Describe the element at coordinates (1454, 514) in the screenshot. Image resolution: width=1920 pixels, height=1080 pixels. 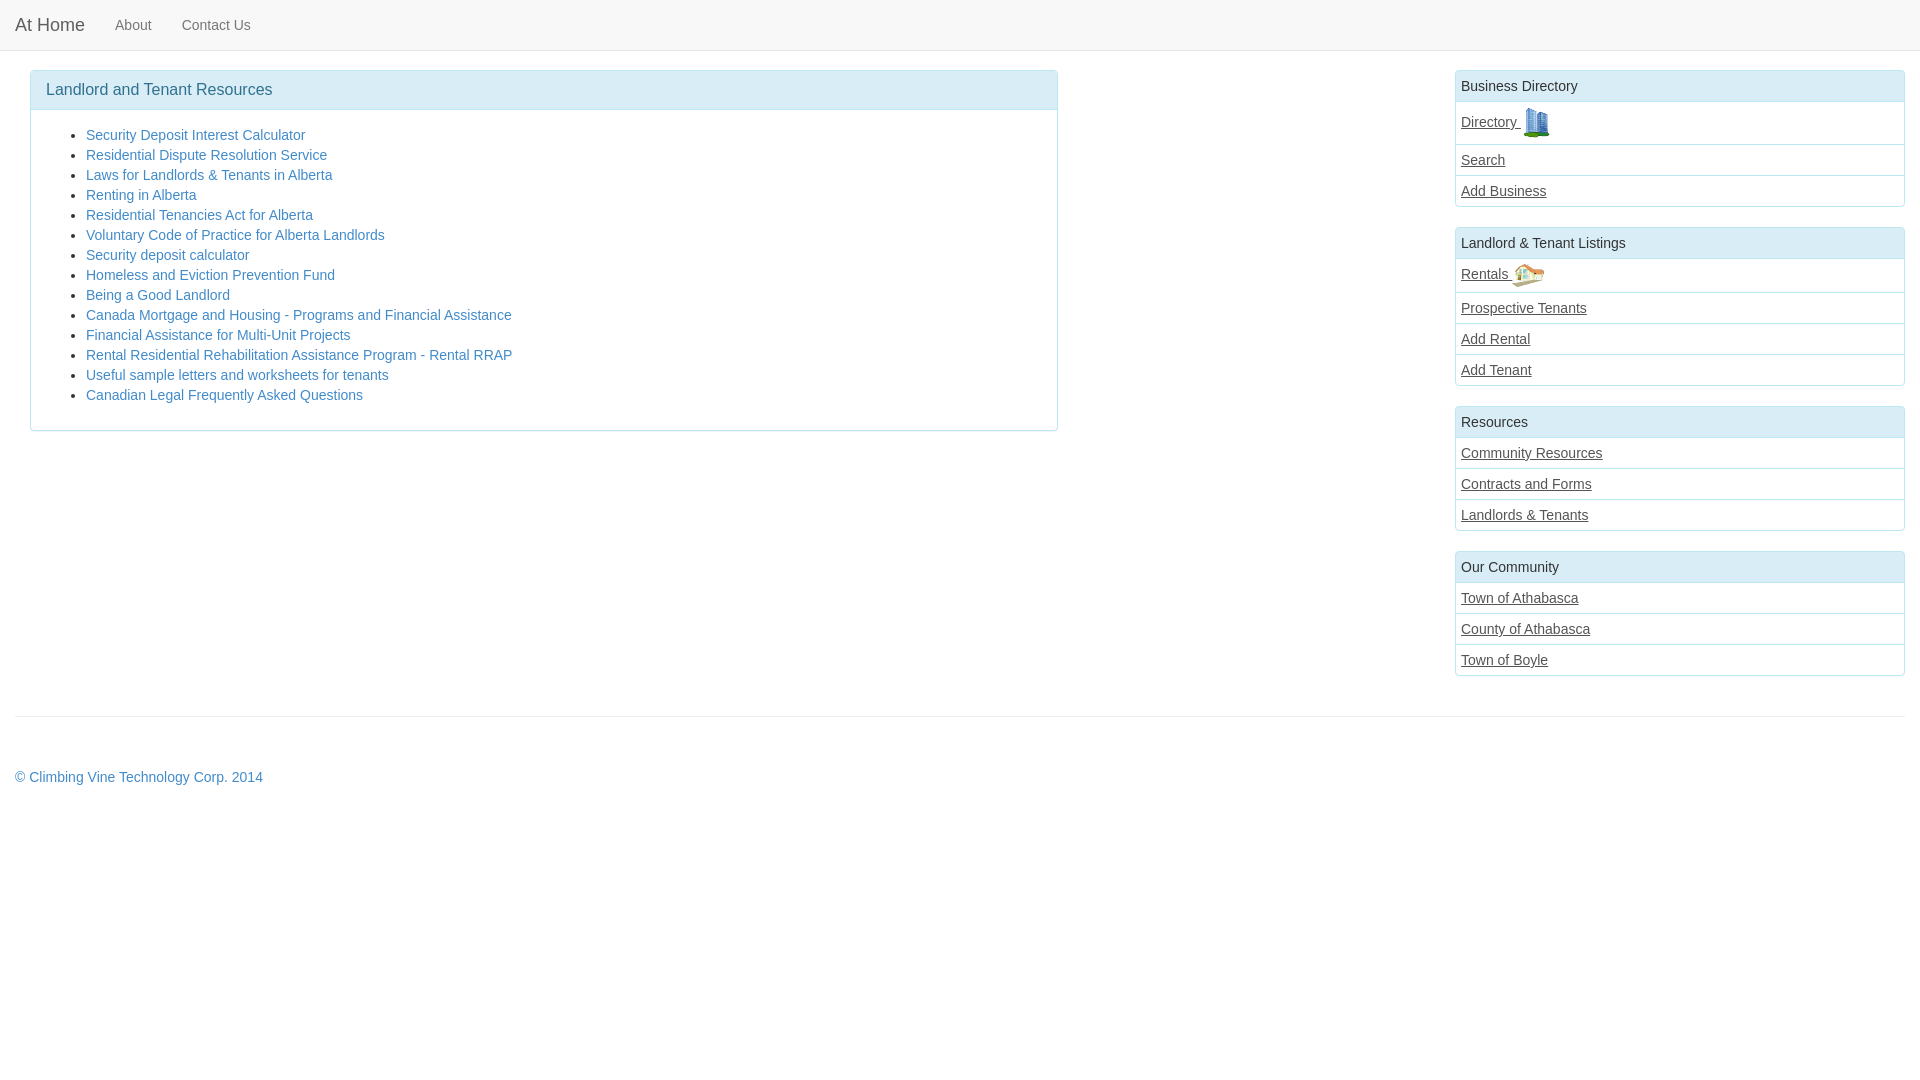
I see `'Landlords & Tenants'` at that location.